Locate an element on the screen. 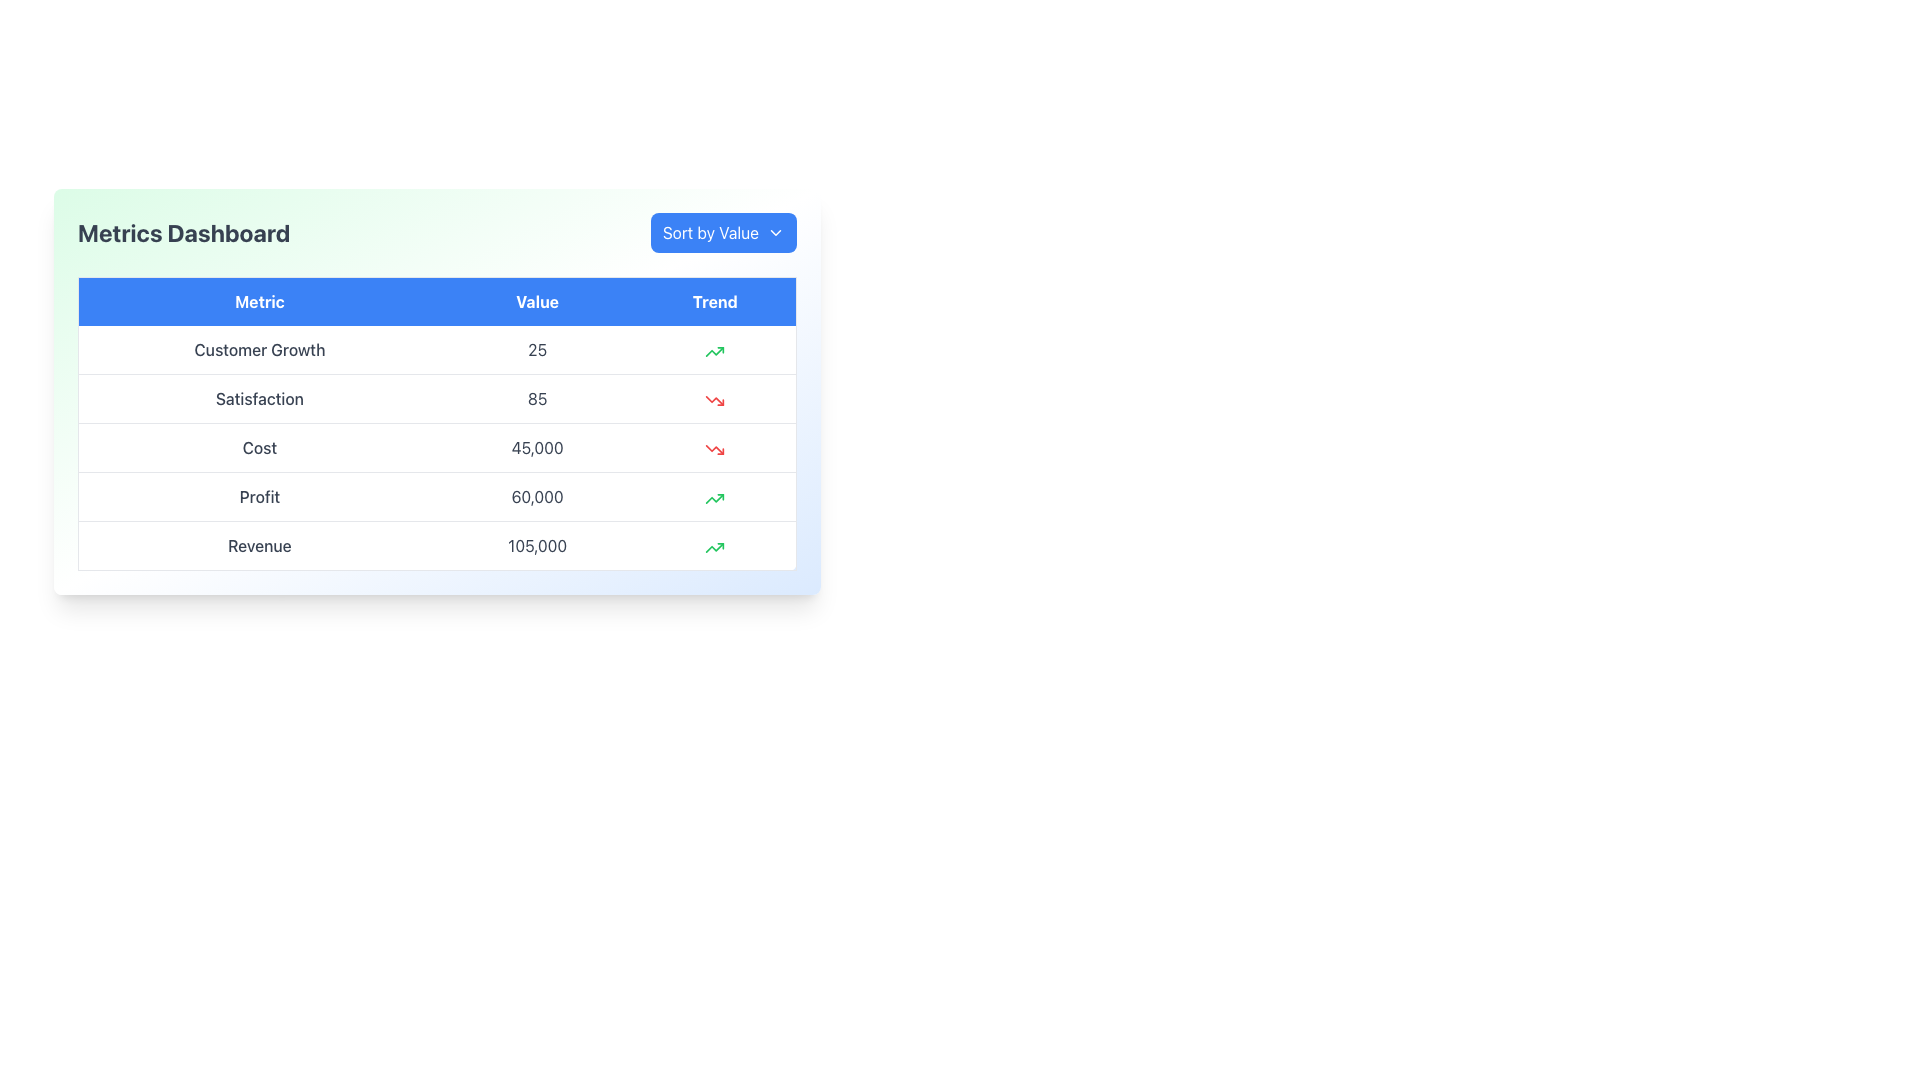 This screenshot has height=1080, width=1920. the Static Display Text element displaying the numerical value '85' in the 'Value' section of the metrics table, located under the 'Satisfaction' label is located at coordinates (537, 398).